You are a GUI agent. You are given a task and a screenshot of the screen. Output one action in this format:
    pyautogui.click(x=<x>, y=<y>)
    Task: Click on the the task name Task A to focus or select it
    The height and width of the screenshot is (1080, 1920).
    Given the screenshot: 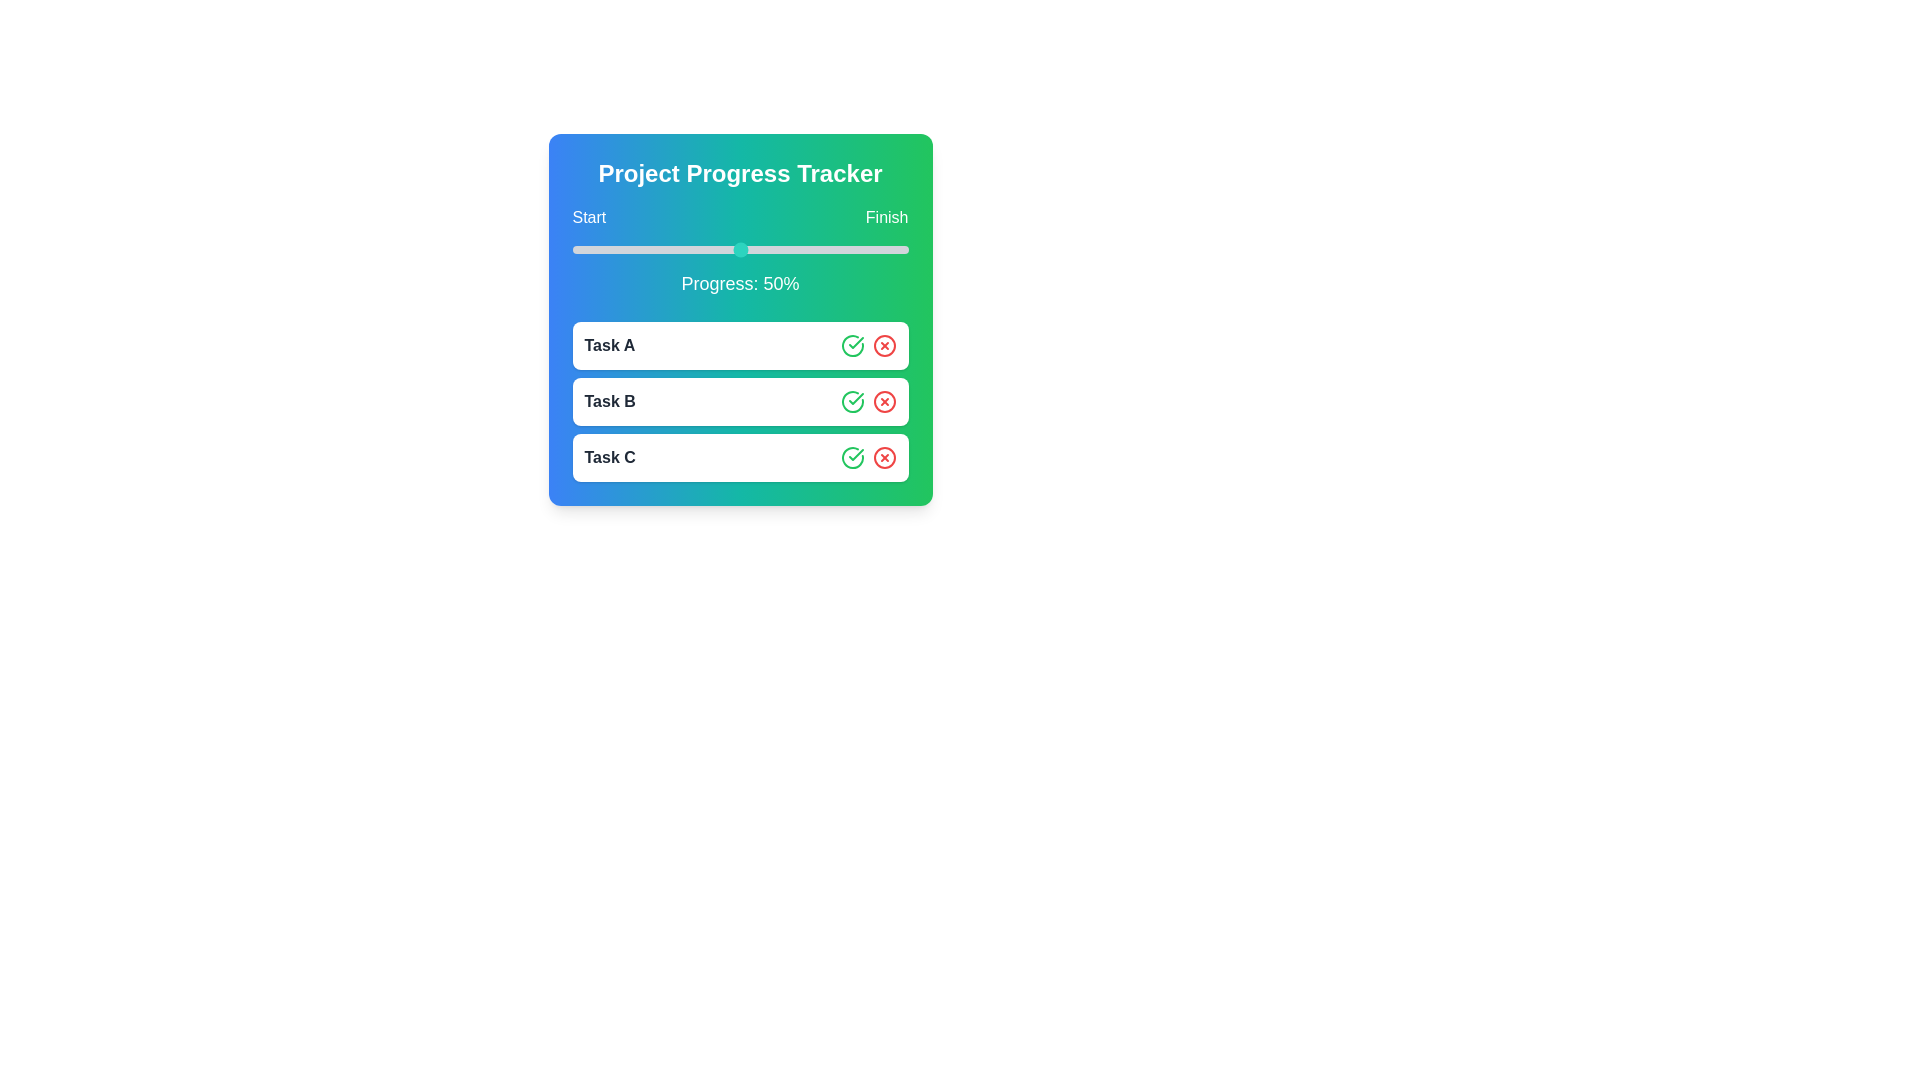 What is the action you would take?
    pyautogui.click(x=608, y=345)
    